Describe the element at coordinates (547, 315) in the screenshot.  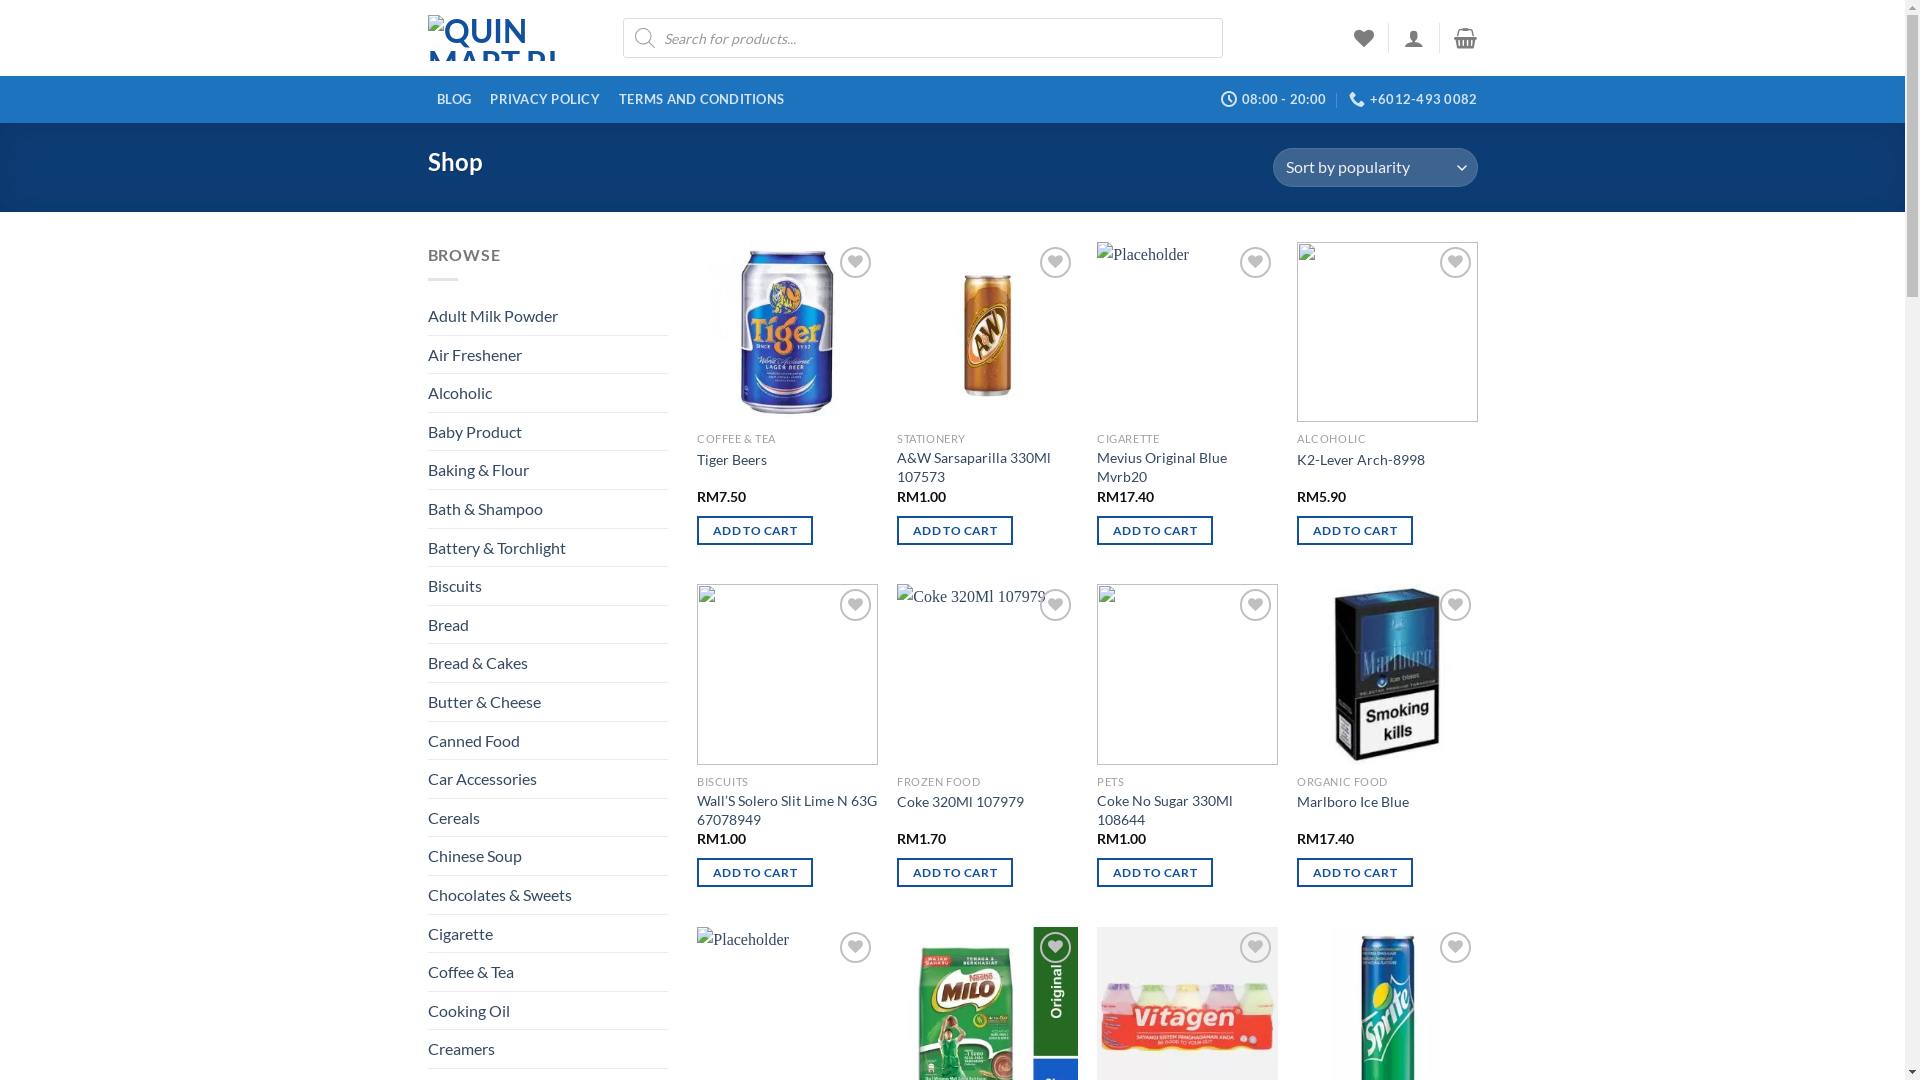
I see `'Adult Milk Powder'` at that location.